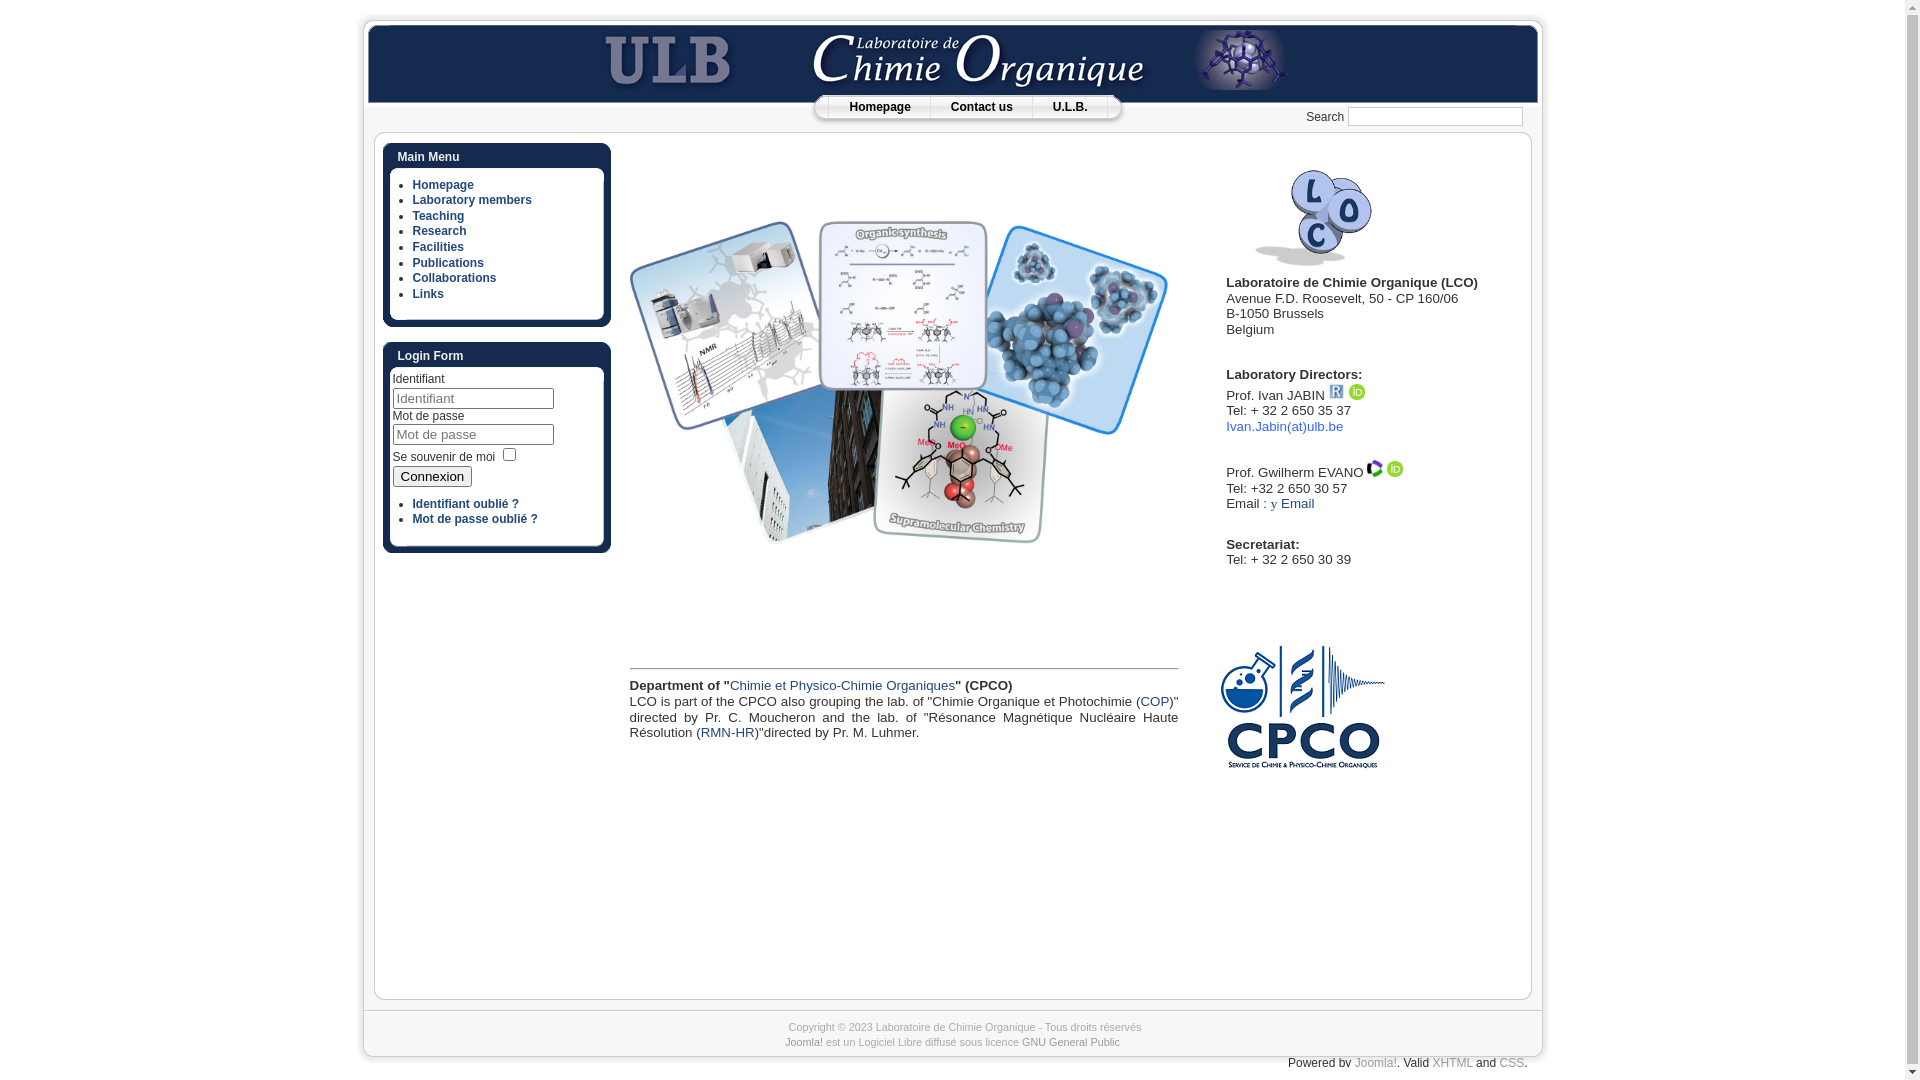 The image size is (1920, 1080). I want to click on 'y Email', so click(1292, 502).